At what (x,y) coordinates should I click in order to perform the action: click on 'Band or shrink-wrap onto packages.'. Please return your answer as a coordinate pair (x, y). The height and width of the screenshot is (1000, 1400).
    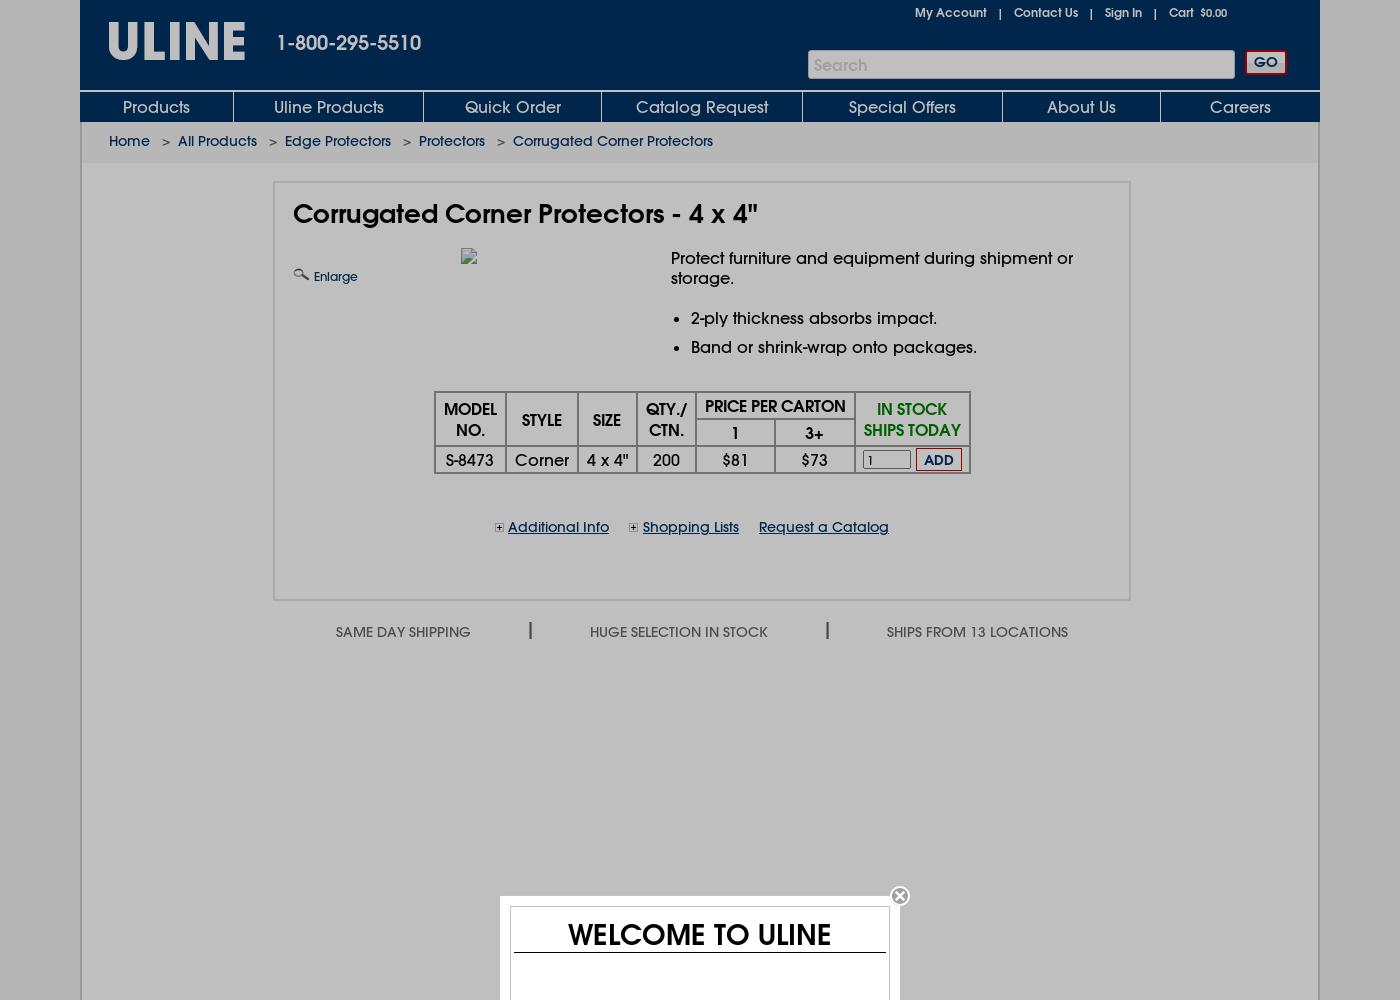
    Looking at the image, I should click on (833, 346).